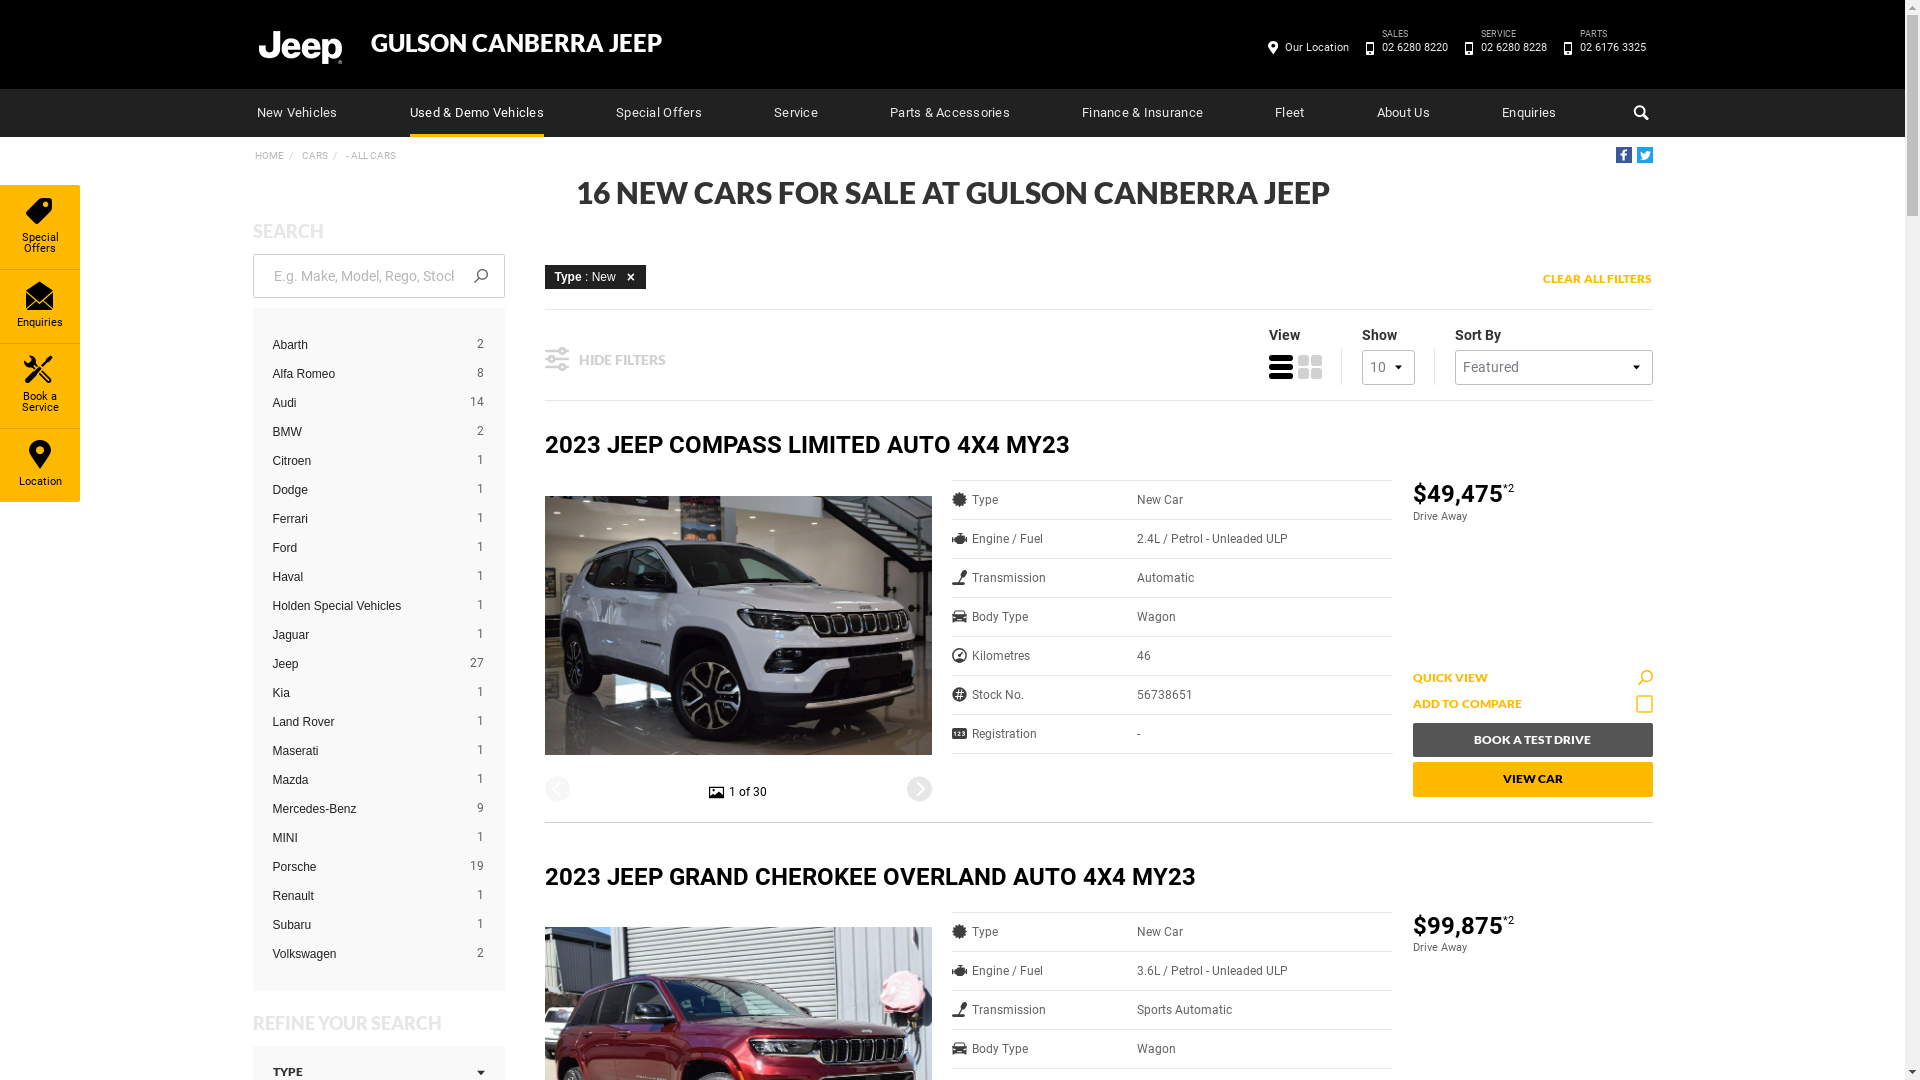  Describe the element at coordinates (1530, 778) in the screenshot. I see `'VIEW CAR'` at that location.